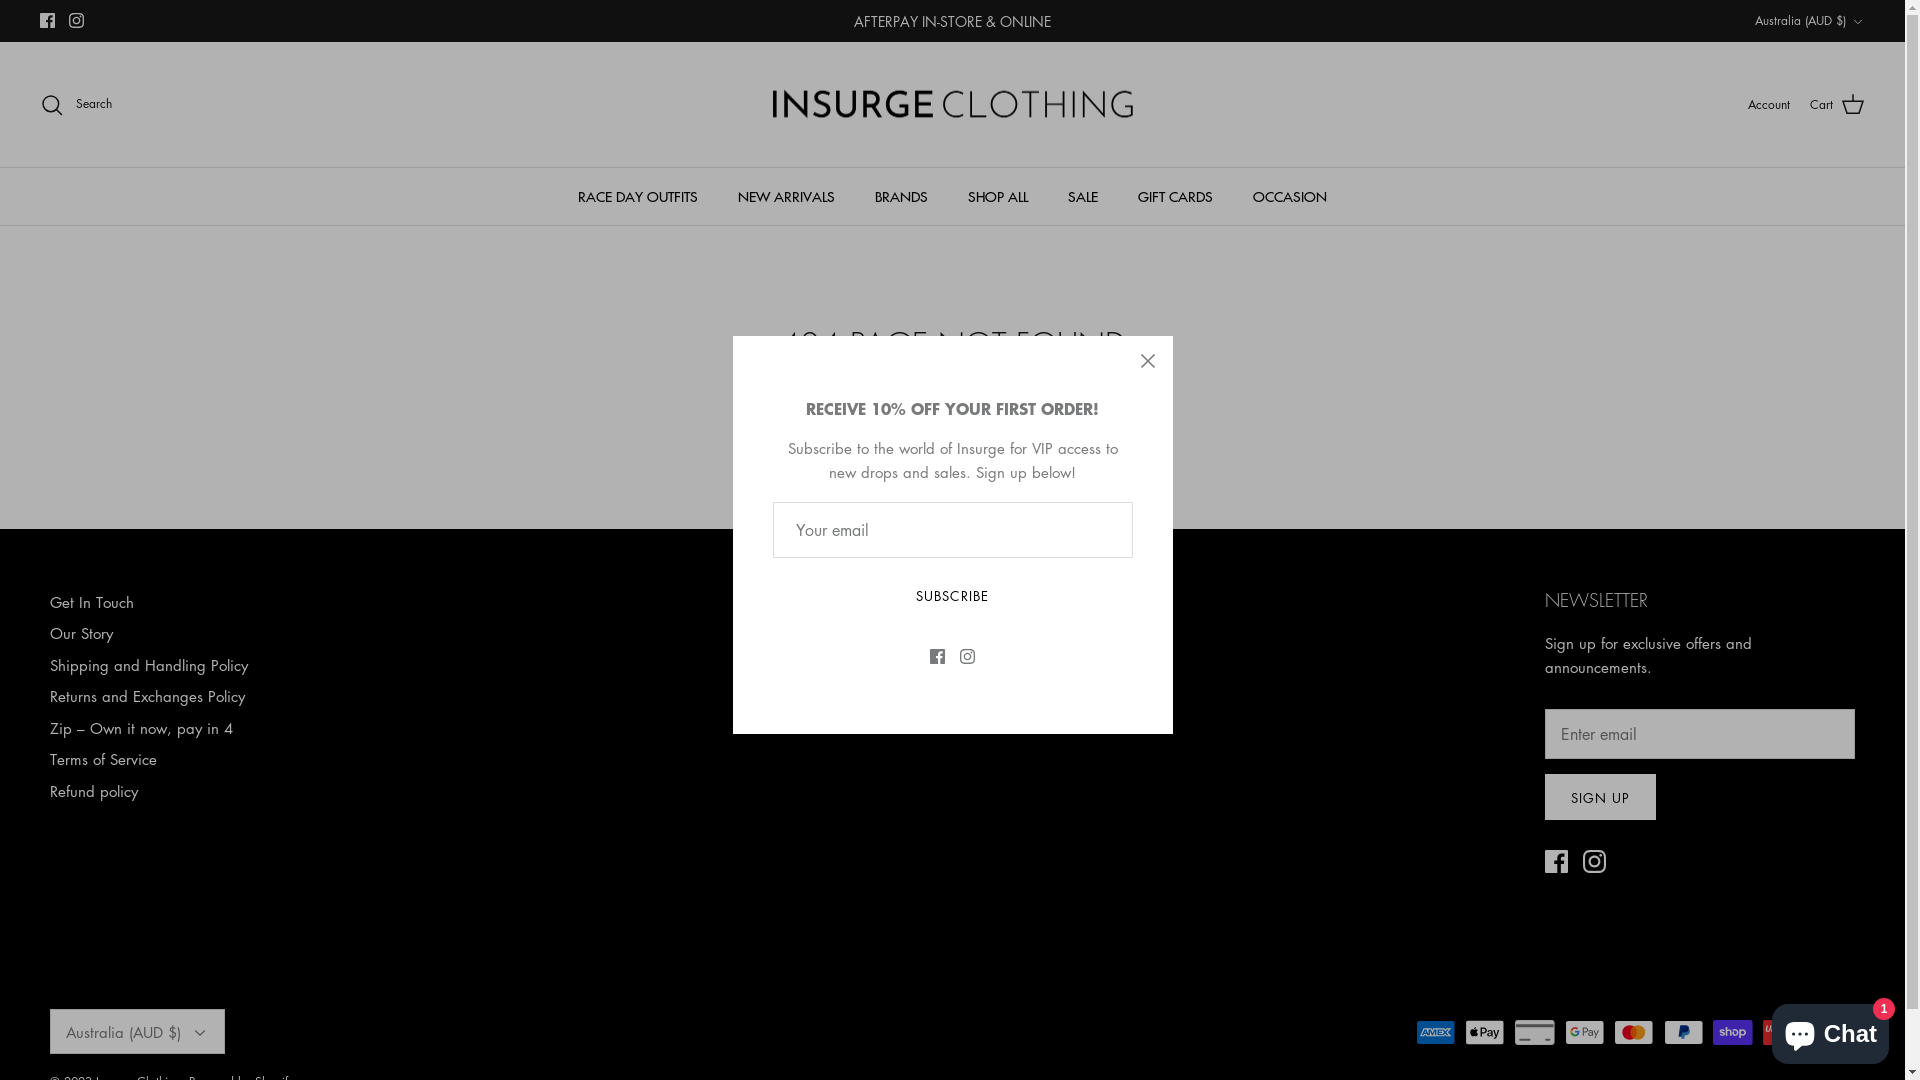 This screenshot has width=1920, height=1080. Describe the element at coordinates (147, 664) in the screenshot. I see `'Shipping and Handling Policy'` at that location.